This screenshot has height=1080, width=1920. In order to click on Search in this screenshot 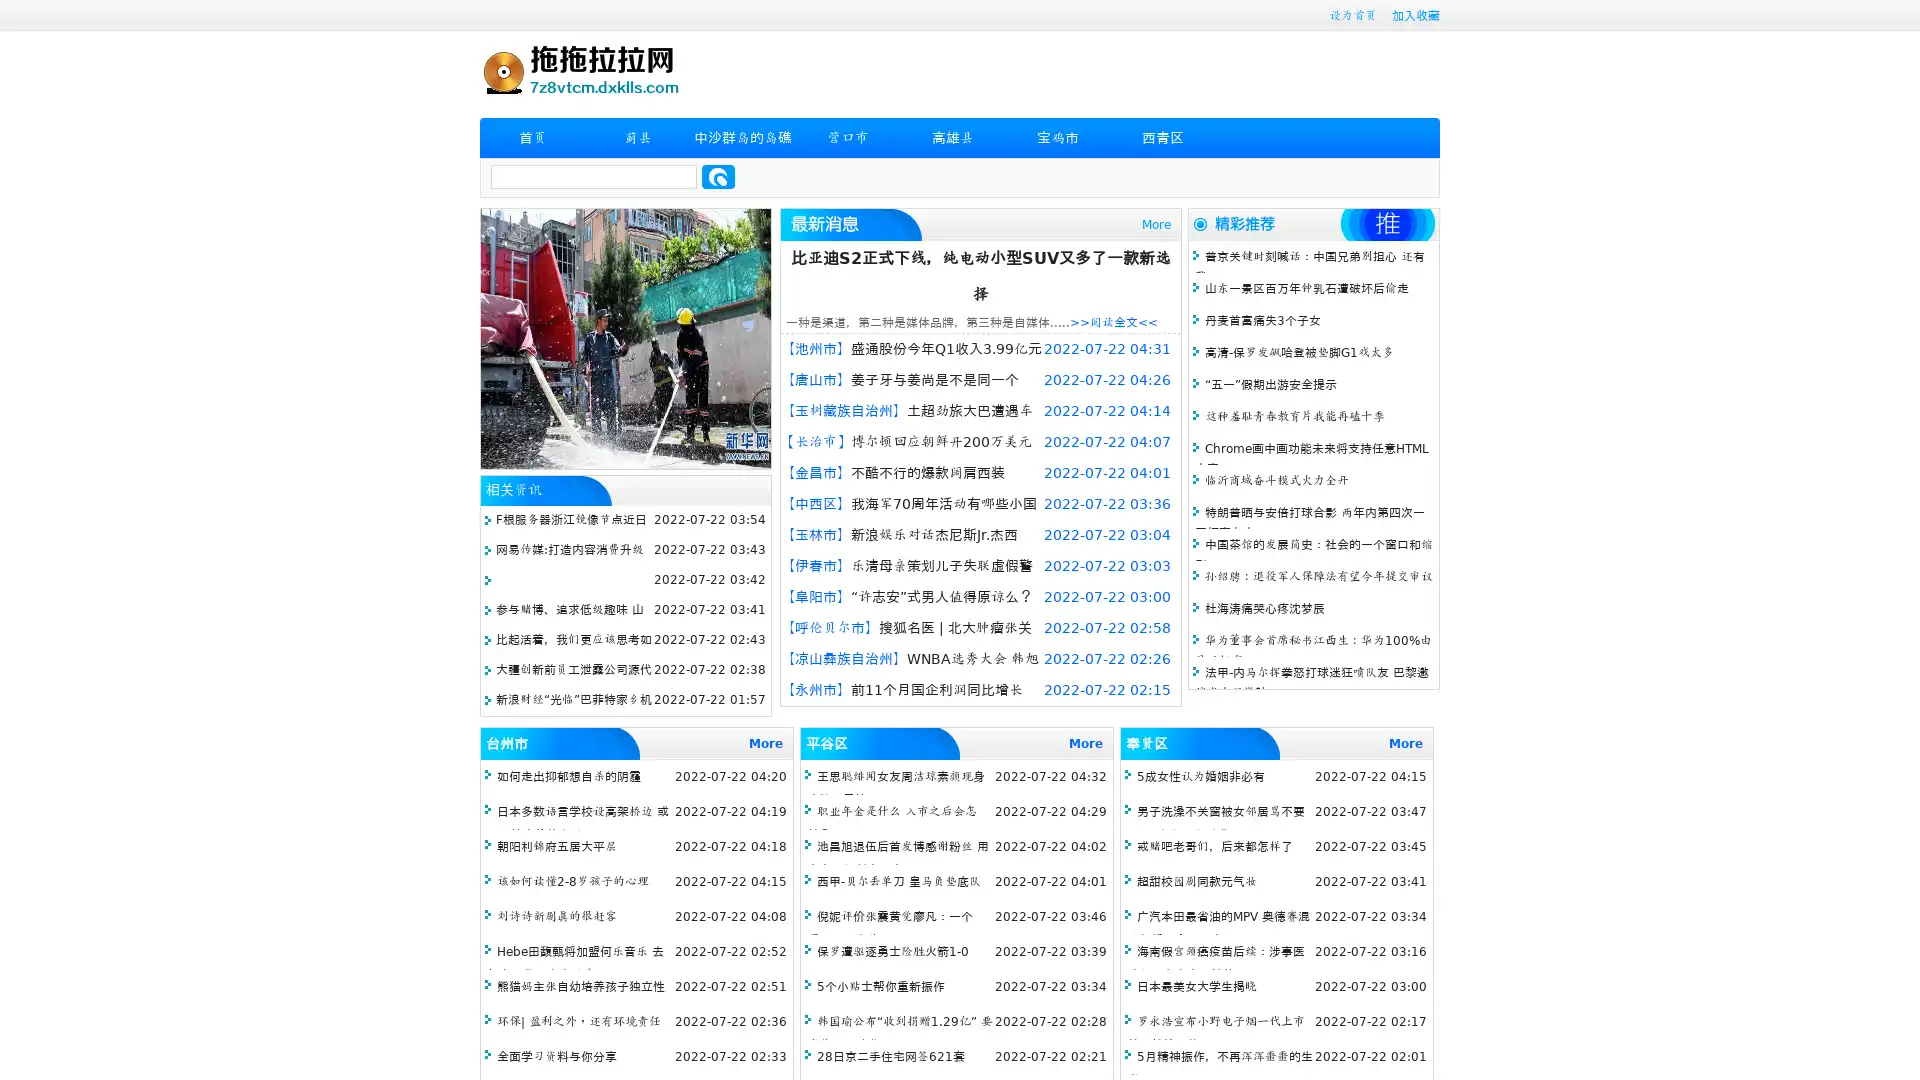, I will do `click(718, 176)`.